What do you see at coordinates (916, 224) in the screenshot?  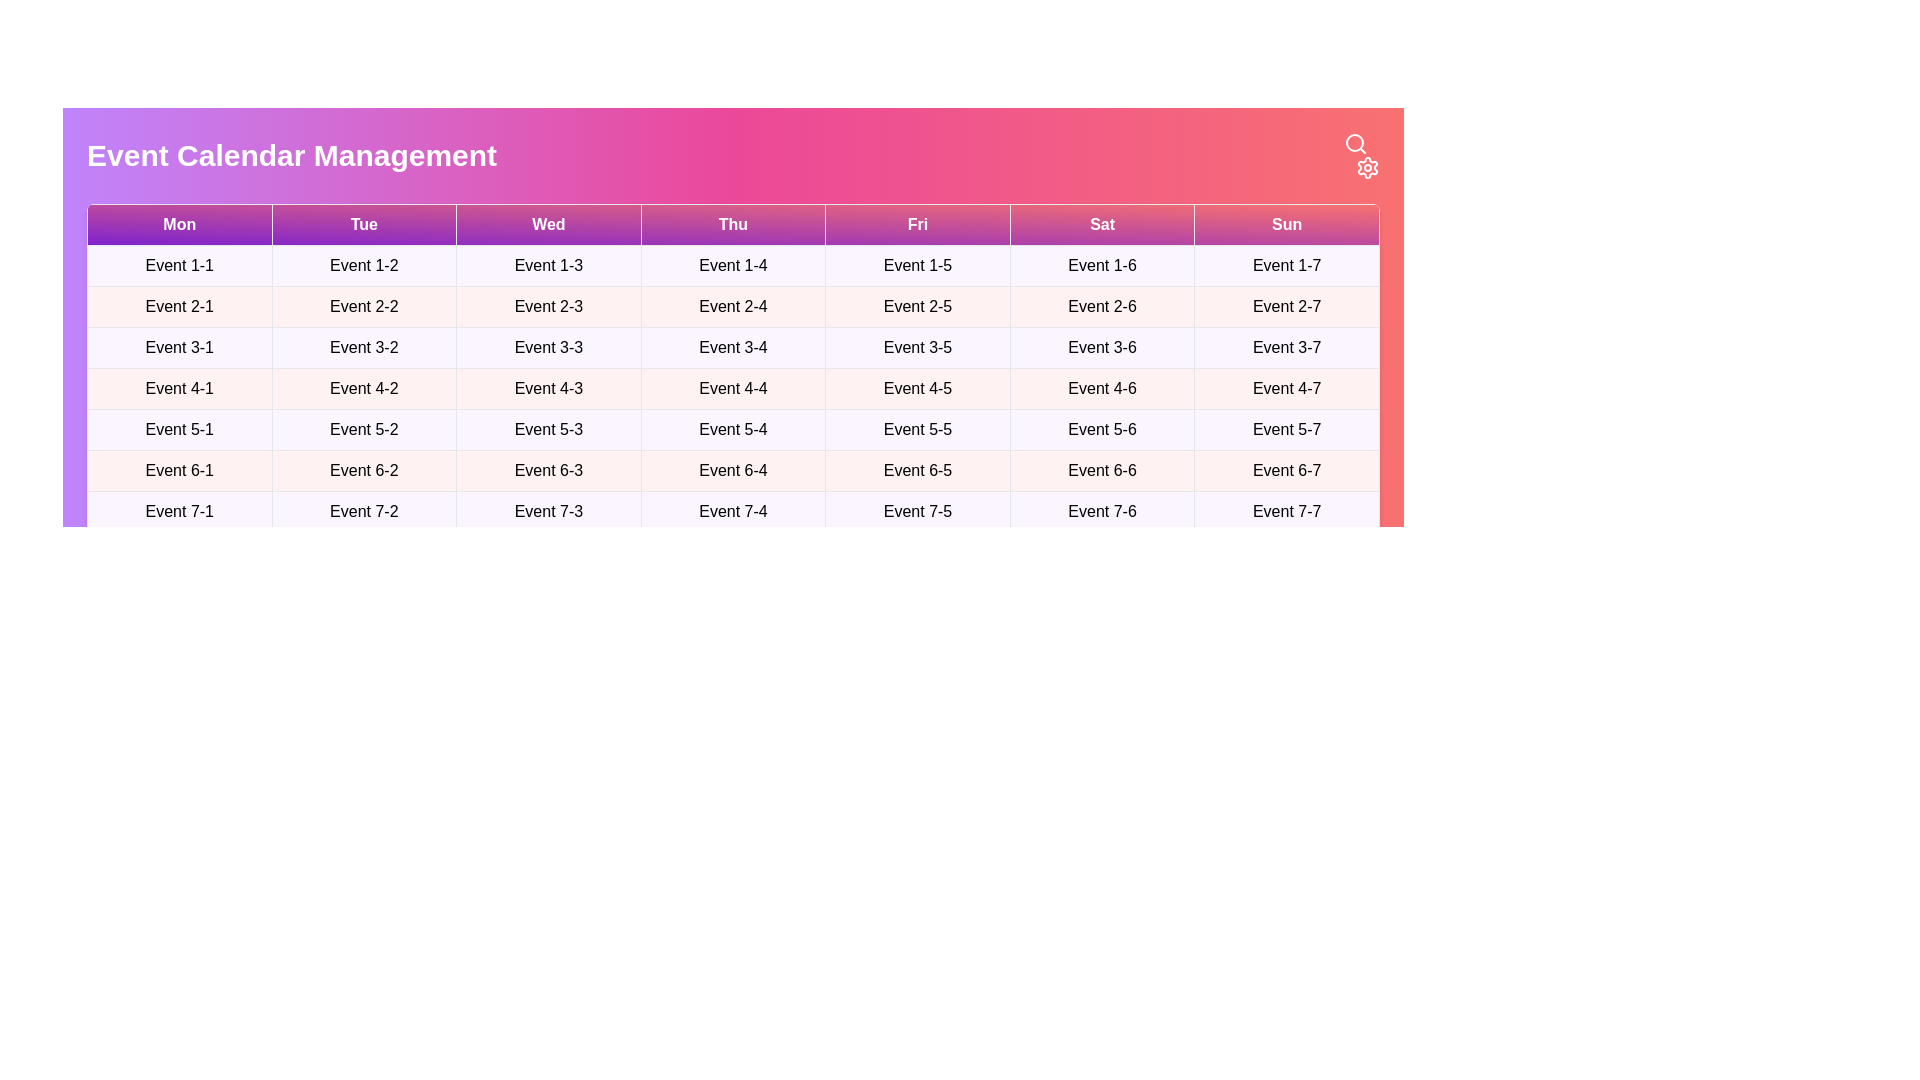 I see `the table header corresponding to Fri` at bounding box center [916, 224].